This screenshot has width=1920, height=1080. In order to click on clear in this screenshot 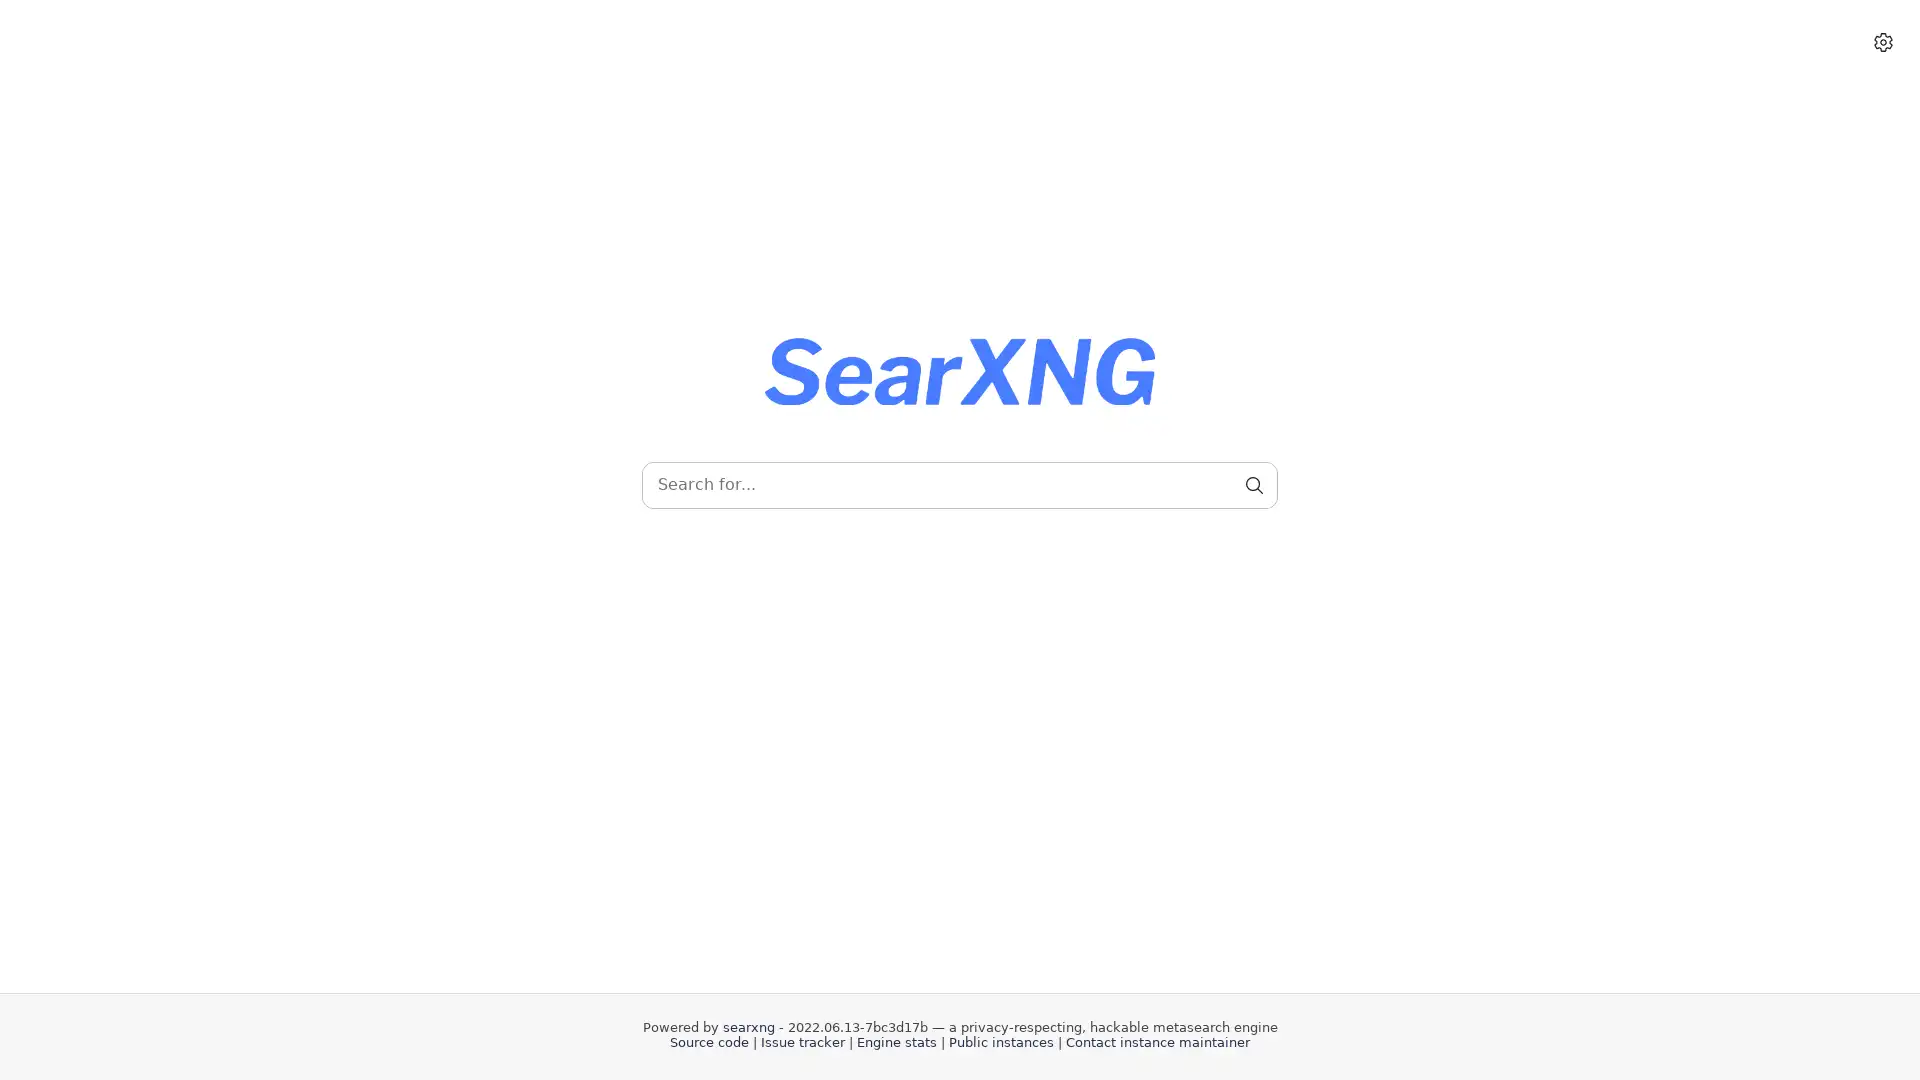, I will do `click(1218, 485)`.